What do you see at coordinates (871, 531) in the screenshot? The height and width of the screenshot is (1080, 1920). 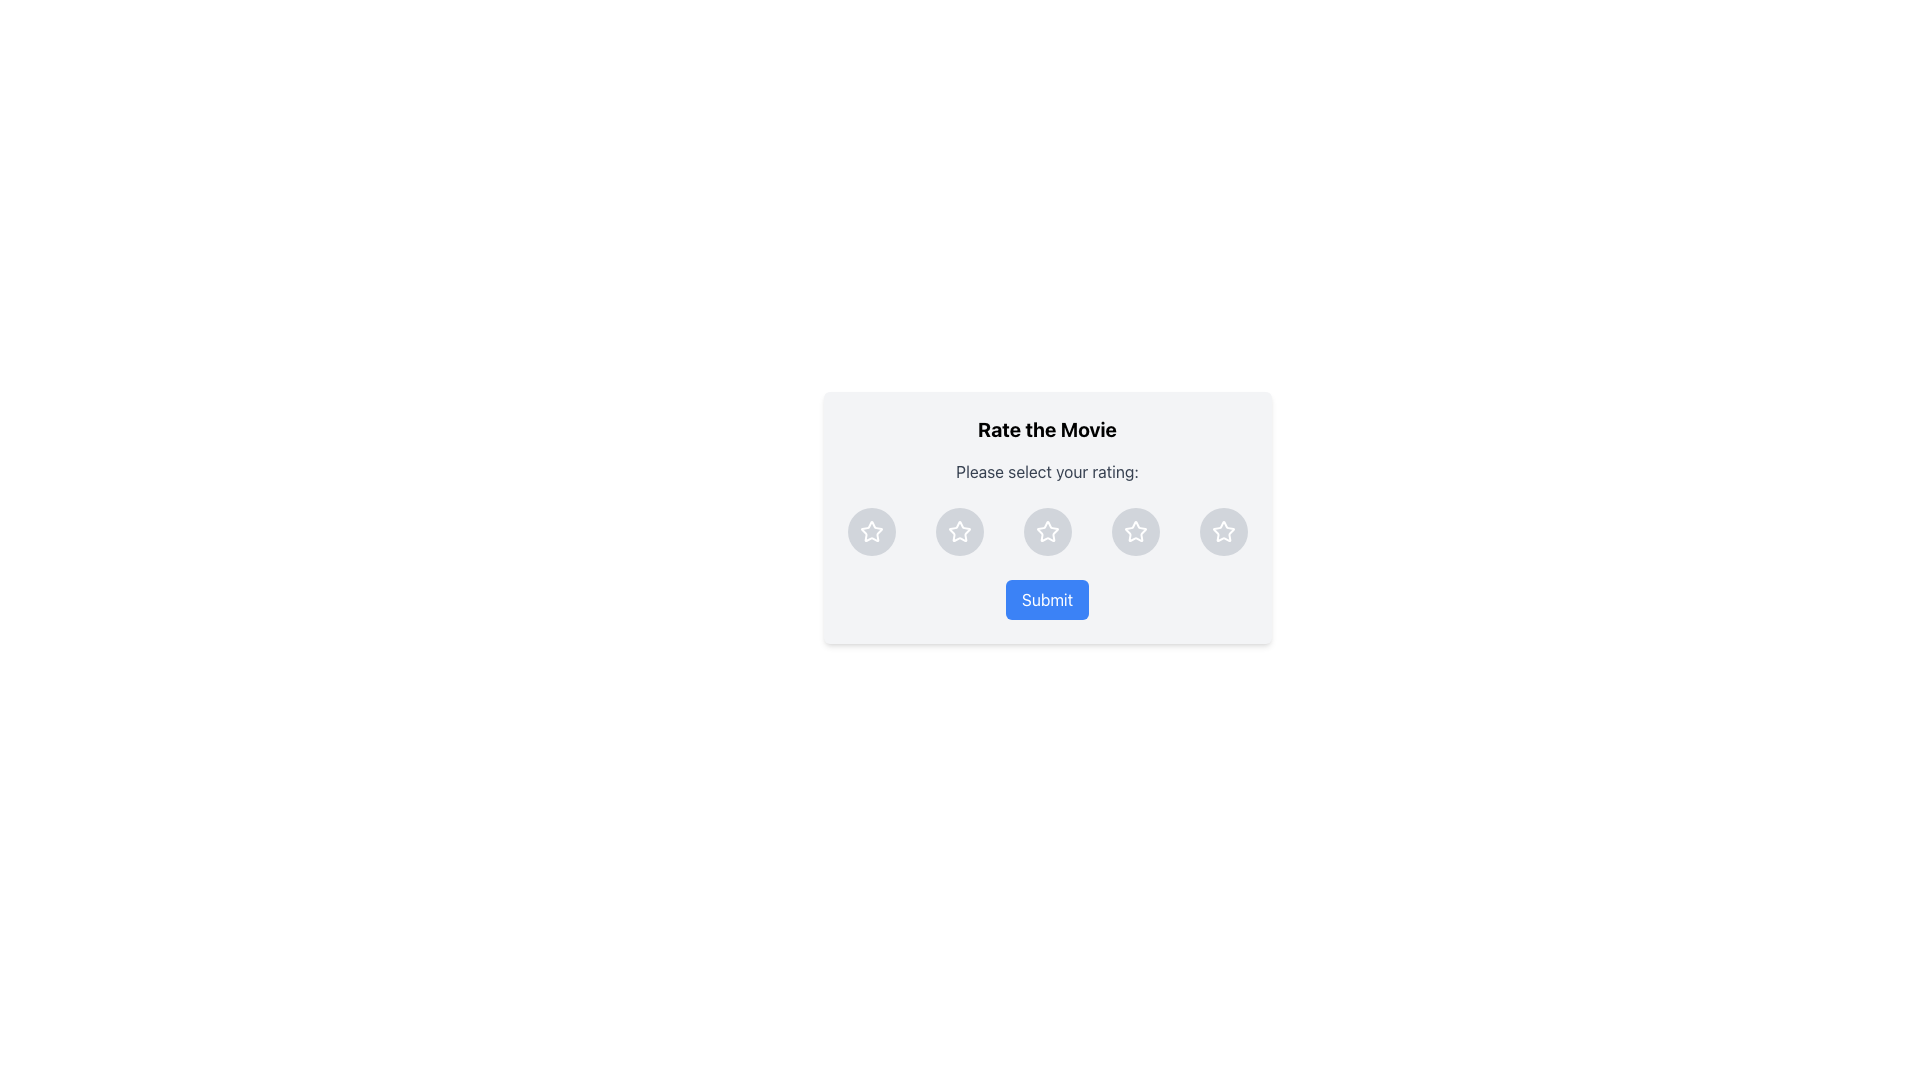 I see `the first star icon in the rating options` at bounding box center [871, 531].